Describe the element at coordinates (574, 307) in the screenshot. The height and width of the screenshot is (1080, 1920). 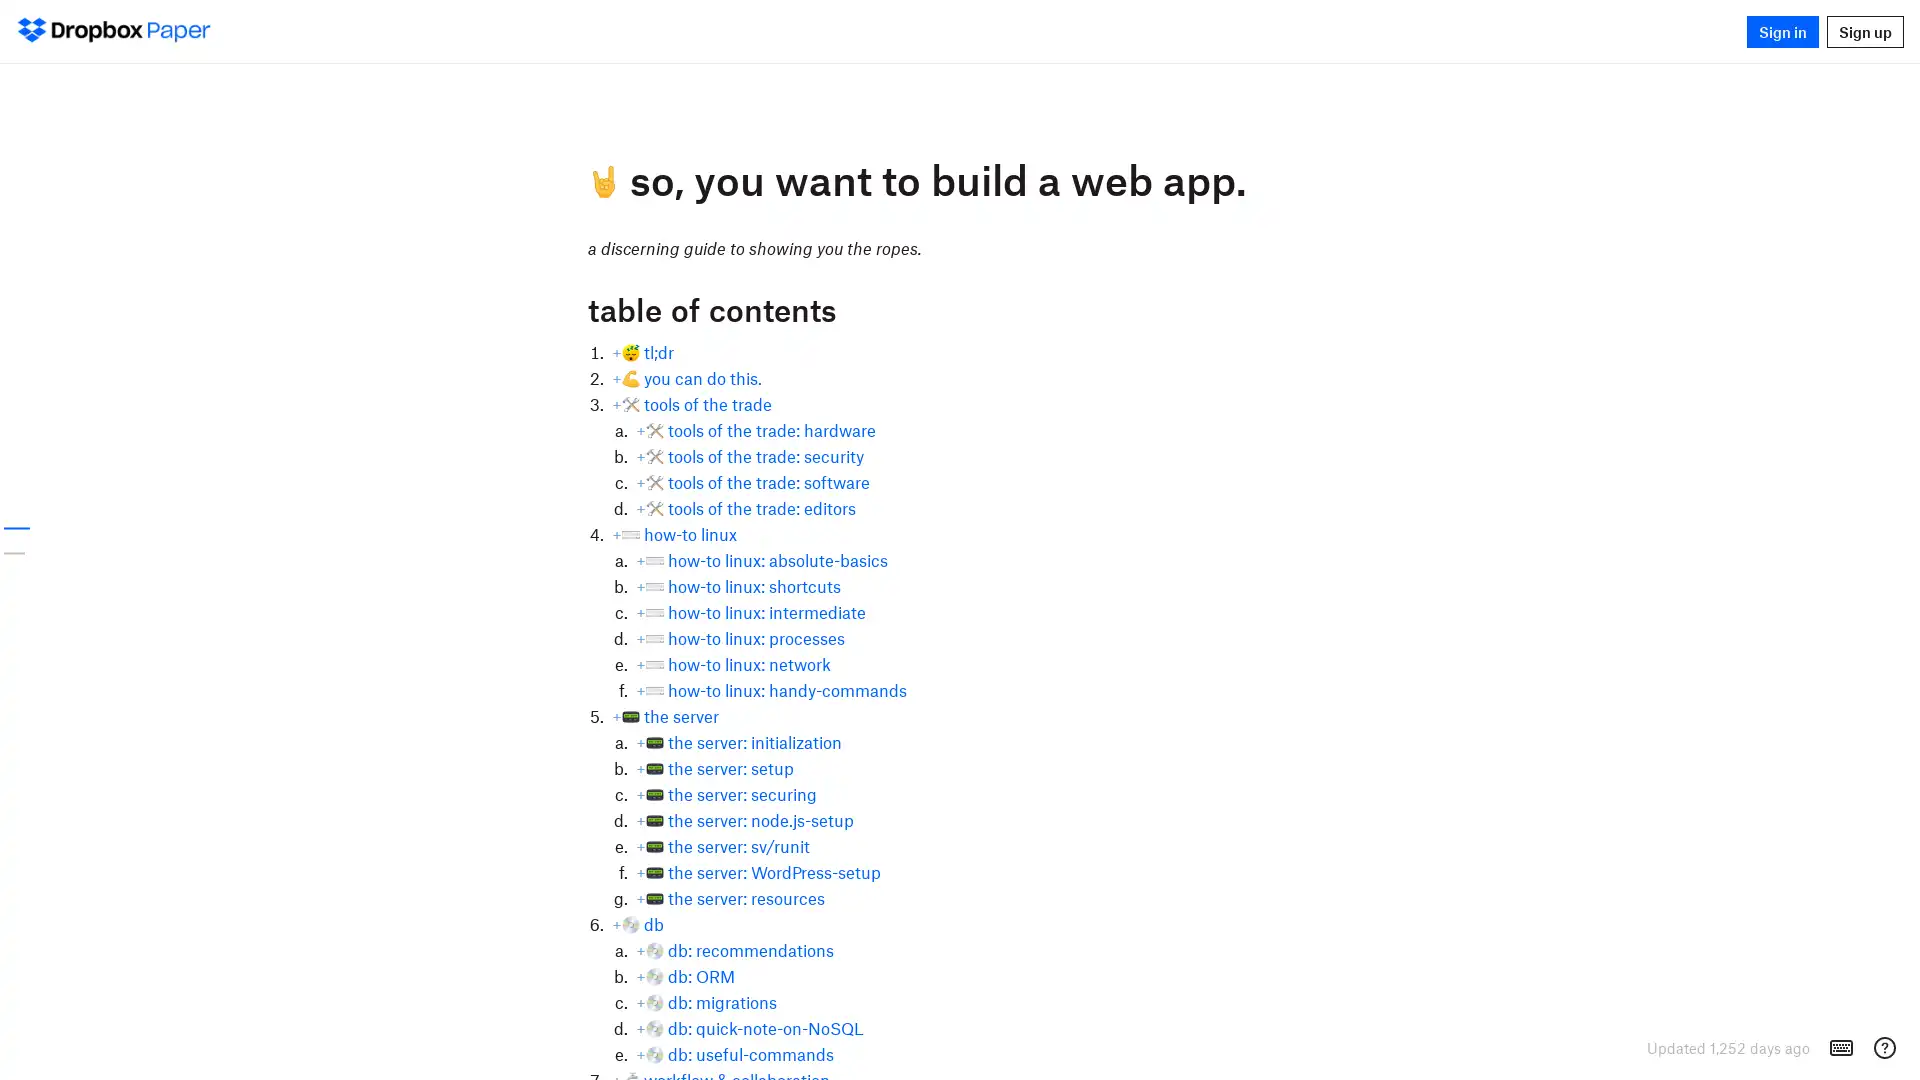
I see `Collapse` at that location.